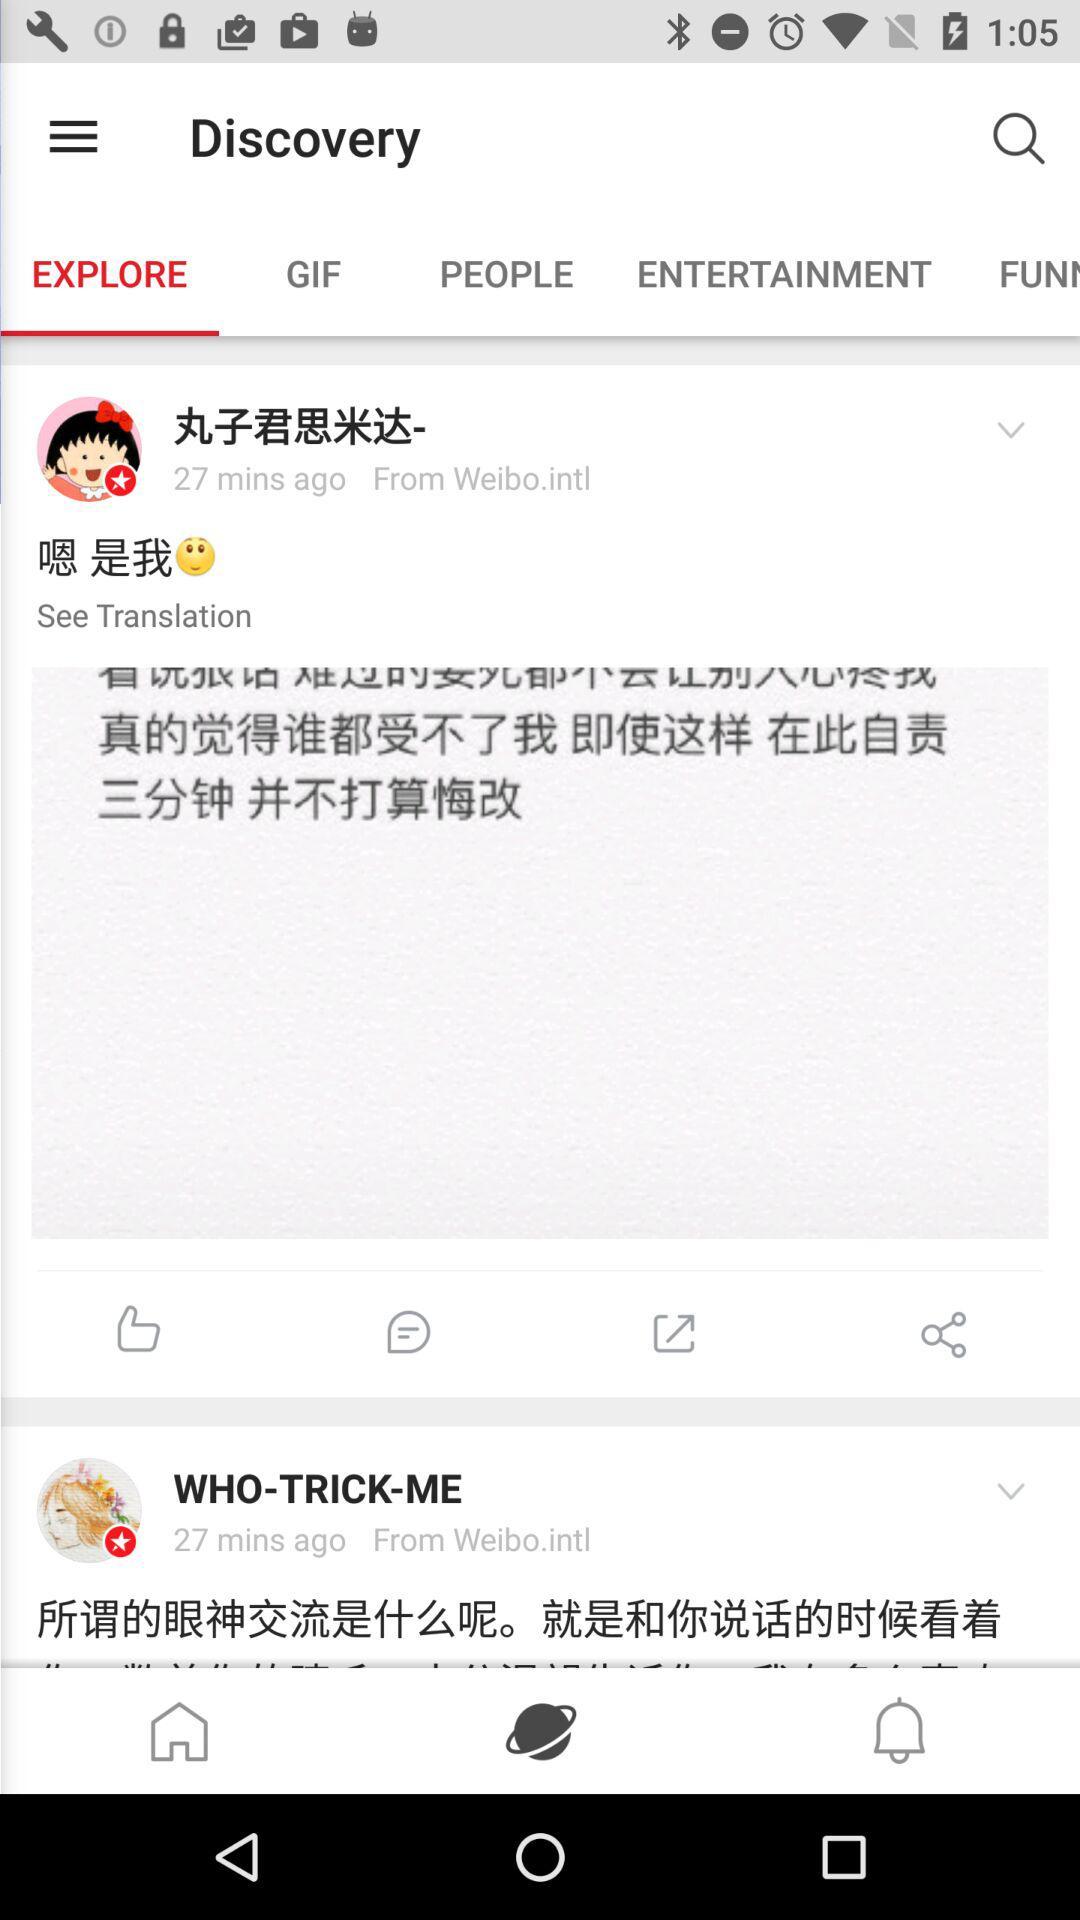 The width and height of the screenshot is (1080, 1920). Describe the element at coordinates (560, 1487) in the screenshot. I see `icon above 27 mins ago icon` at that location.